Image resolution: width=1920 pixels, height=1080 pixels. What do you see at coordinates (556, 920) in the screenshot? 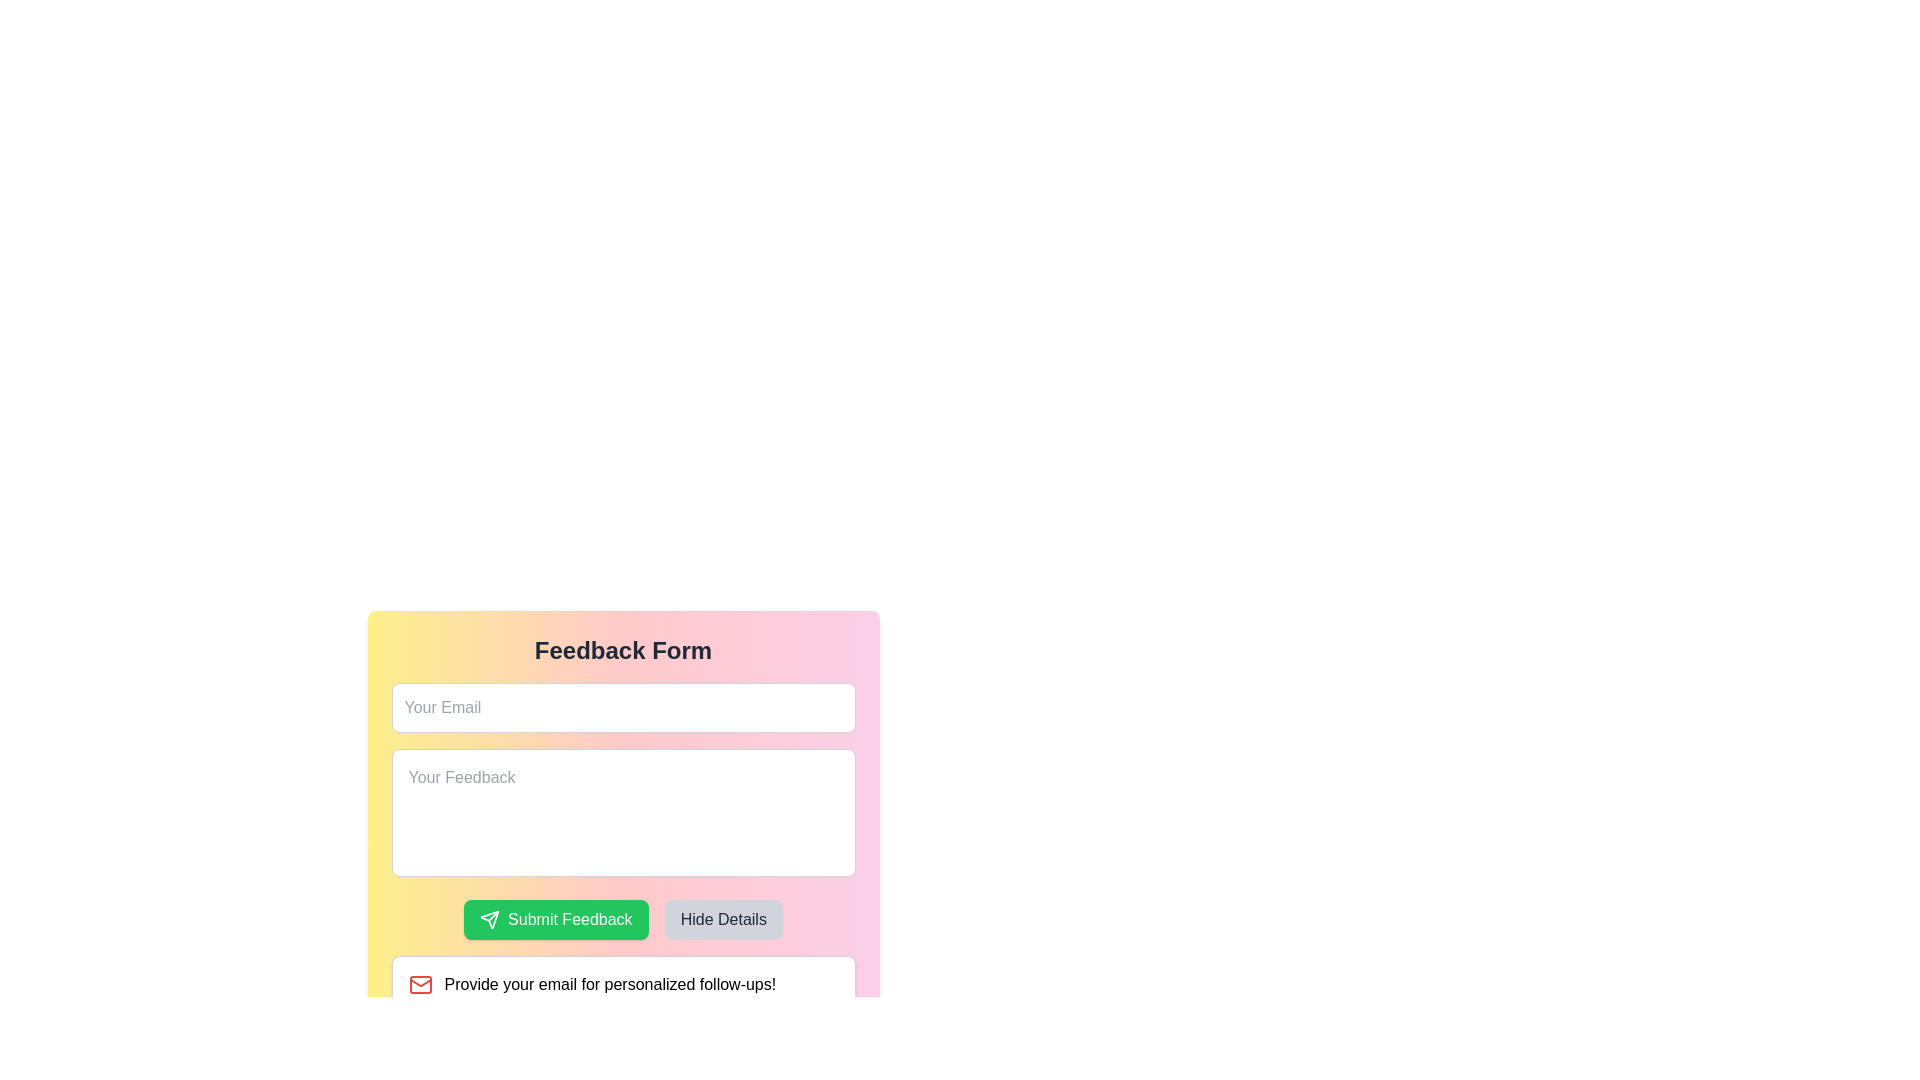
I see `the 'Submit Feedback' button, which is a rectangular button with a green background and white text, located at the lower center of the form` at bounding box center [556, 920].